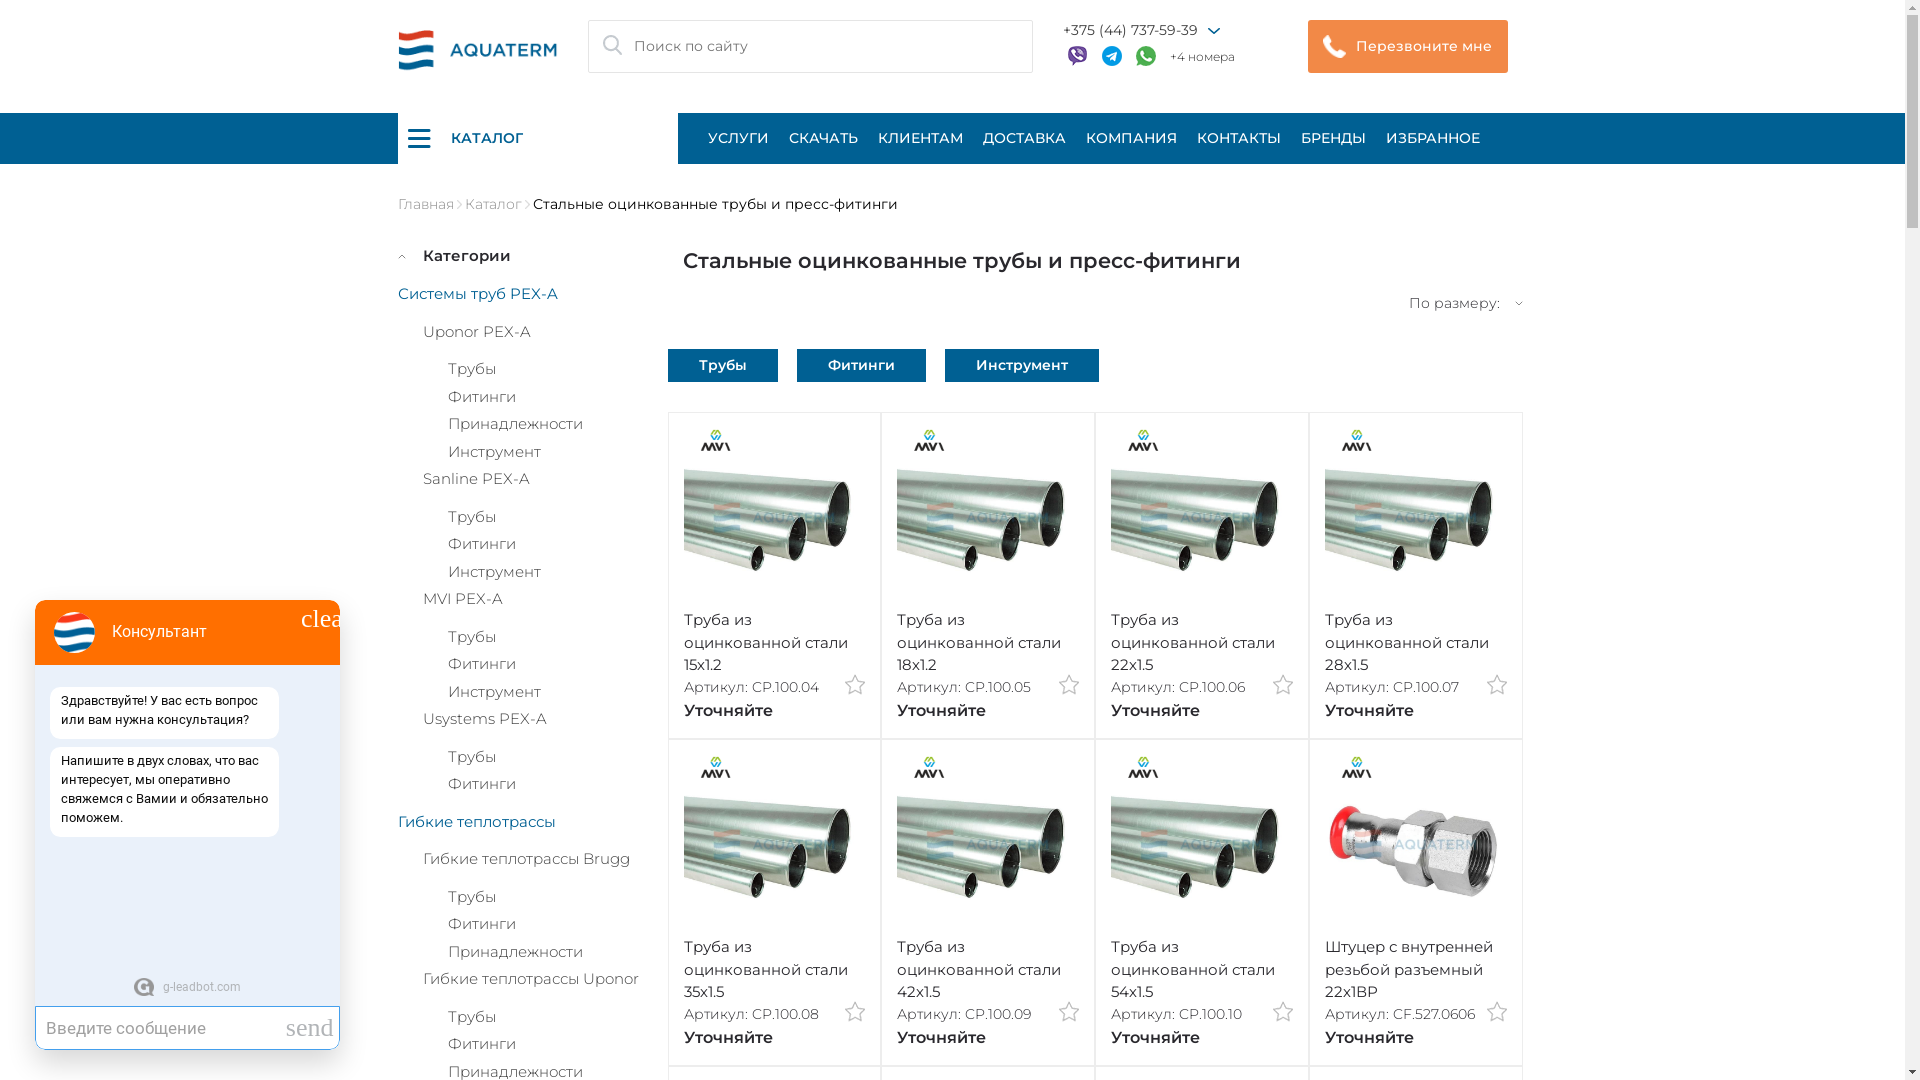 The width and height of the screenshot is (1920, 1080). I want to click on 'MVI PEX-A', so click(421, 597).